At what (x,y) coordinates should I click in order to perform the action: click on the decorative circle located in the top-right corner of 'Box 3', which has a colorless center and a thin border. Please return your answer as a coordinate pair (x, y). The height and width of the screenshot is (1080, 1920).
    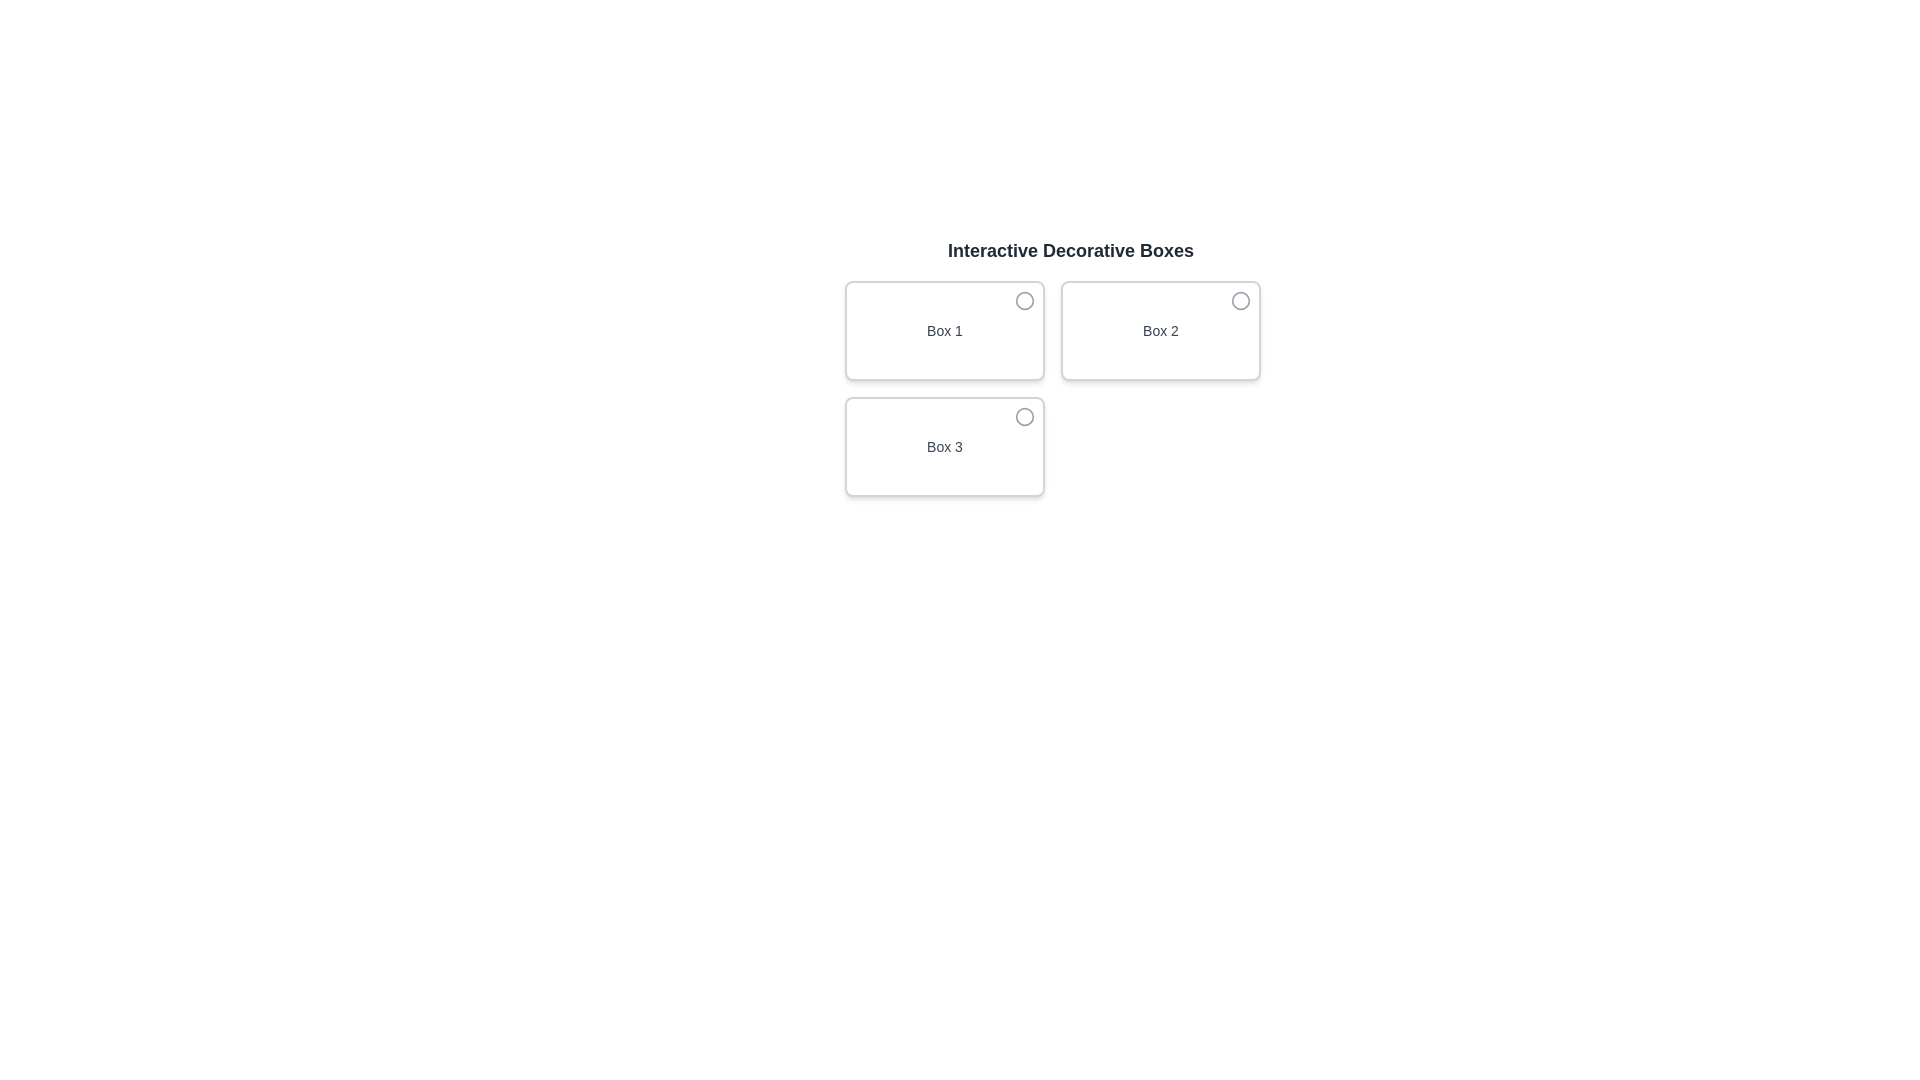
    Looking at the image, I should click on (1025, 415).